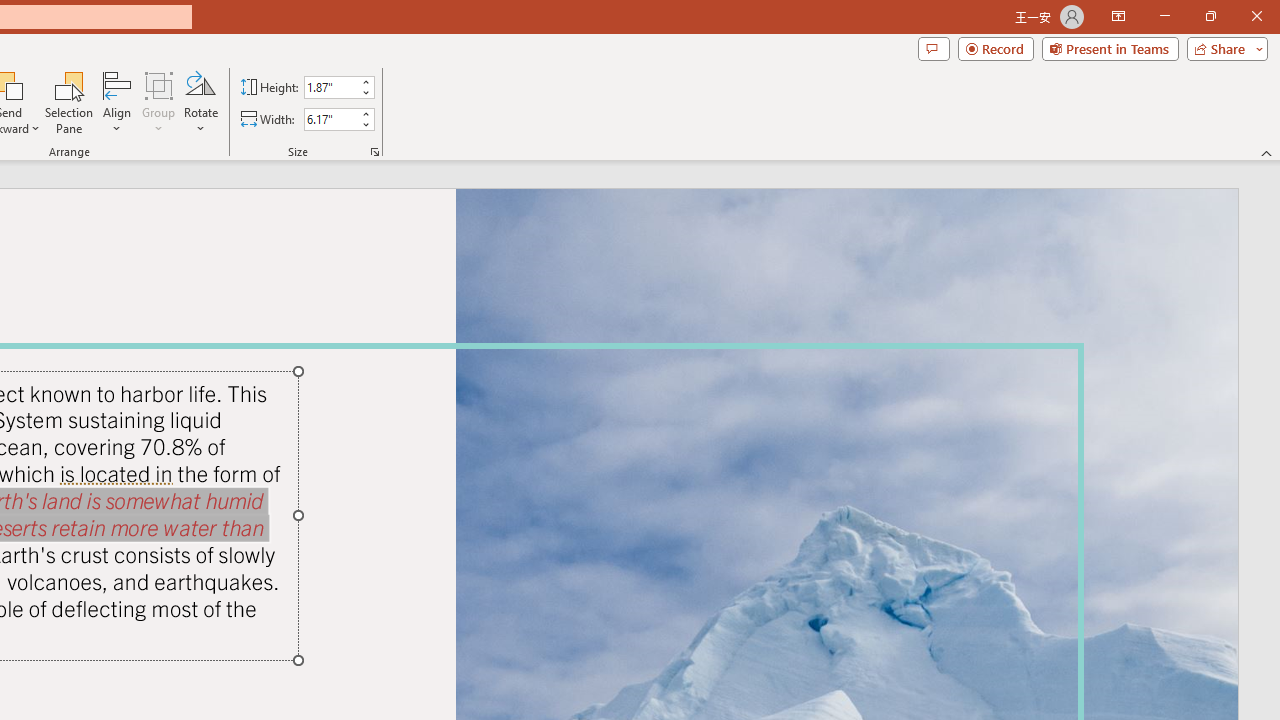 This screenshot has width=1280, height=720. I want to click on 'Align', so click(116, 103).